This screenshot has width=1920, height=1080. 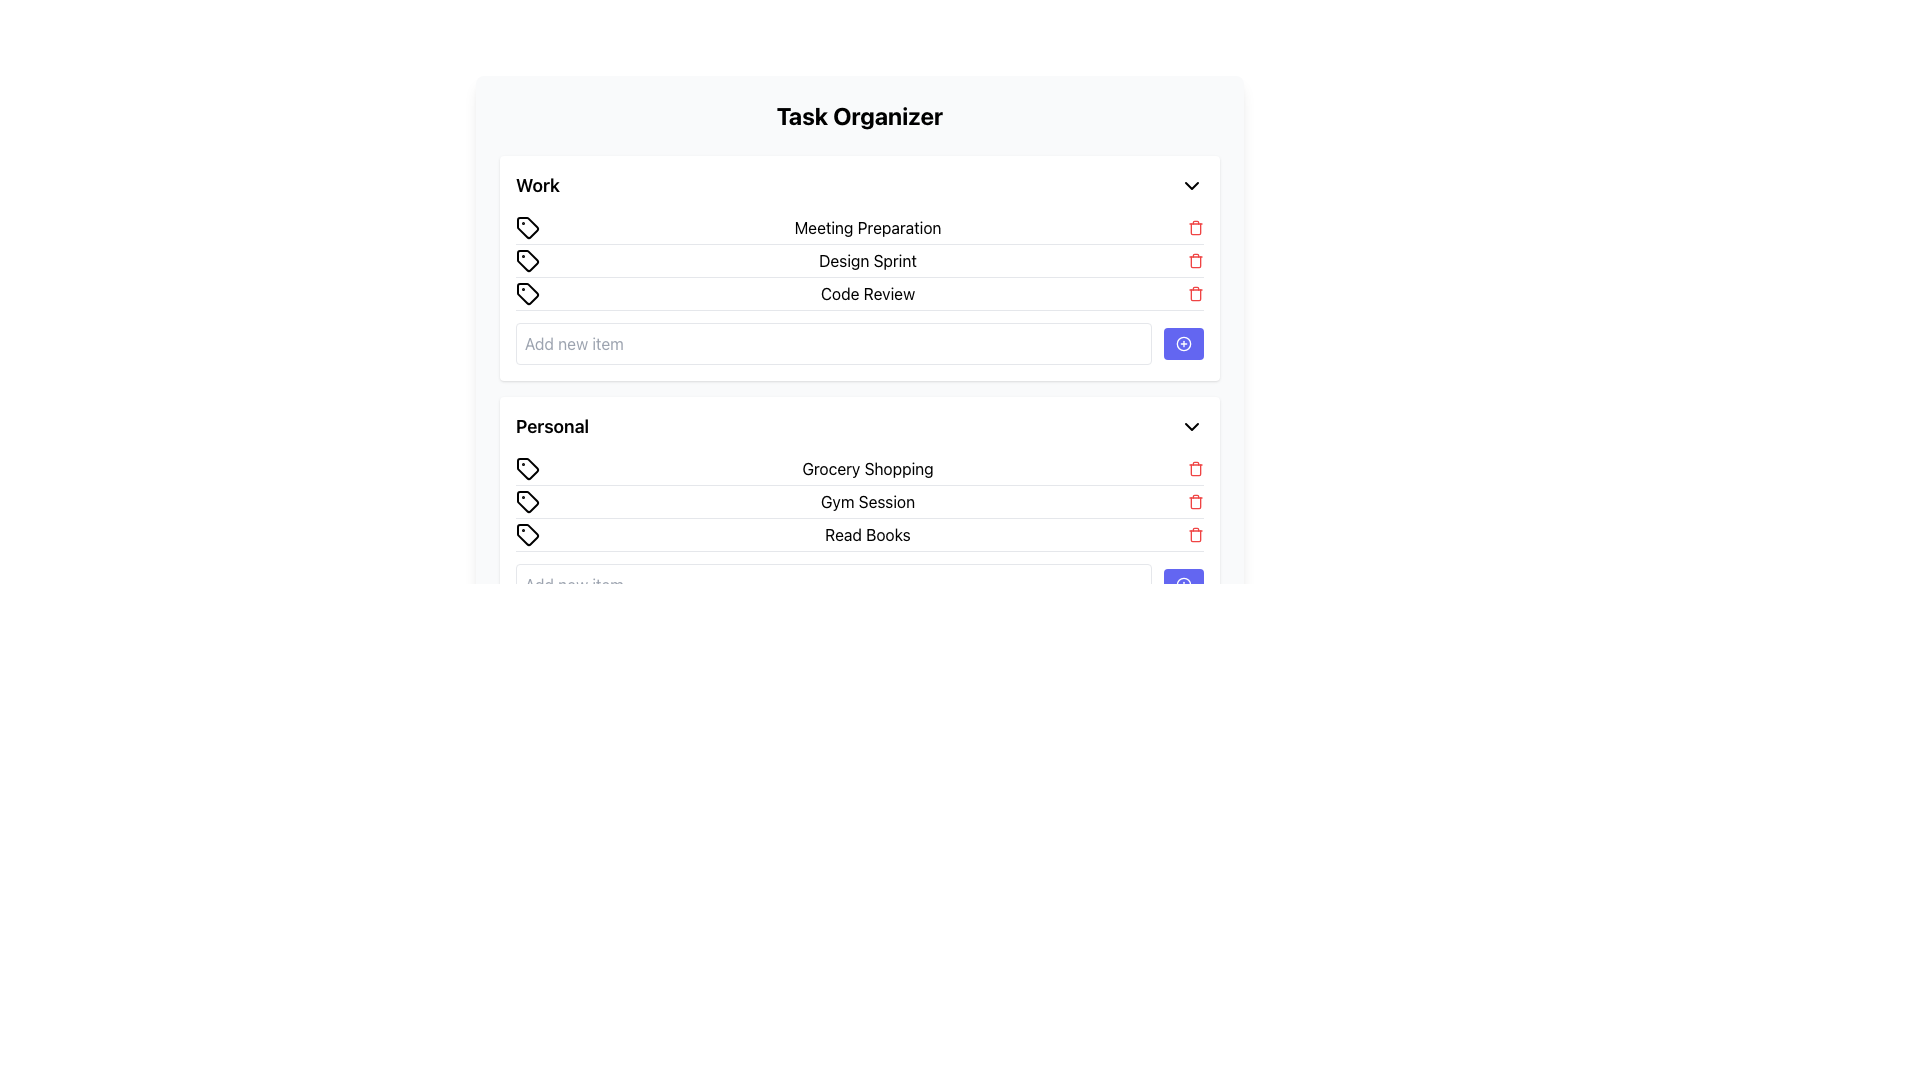 I want to click on the downward-pointing chevron icon with a black outline located at the top right corner of the 'Work' section header, so click(x=1191, y=185).